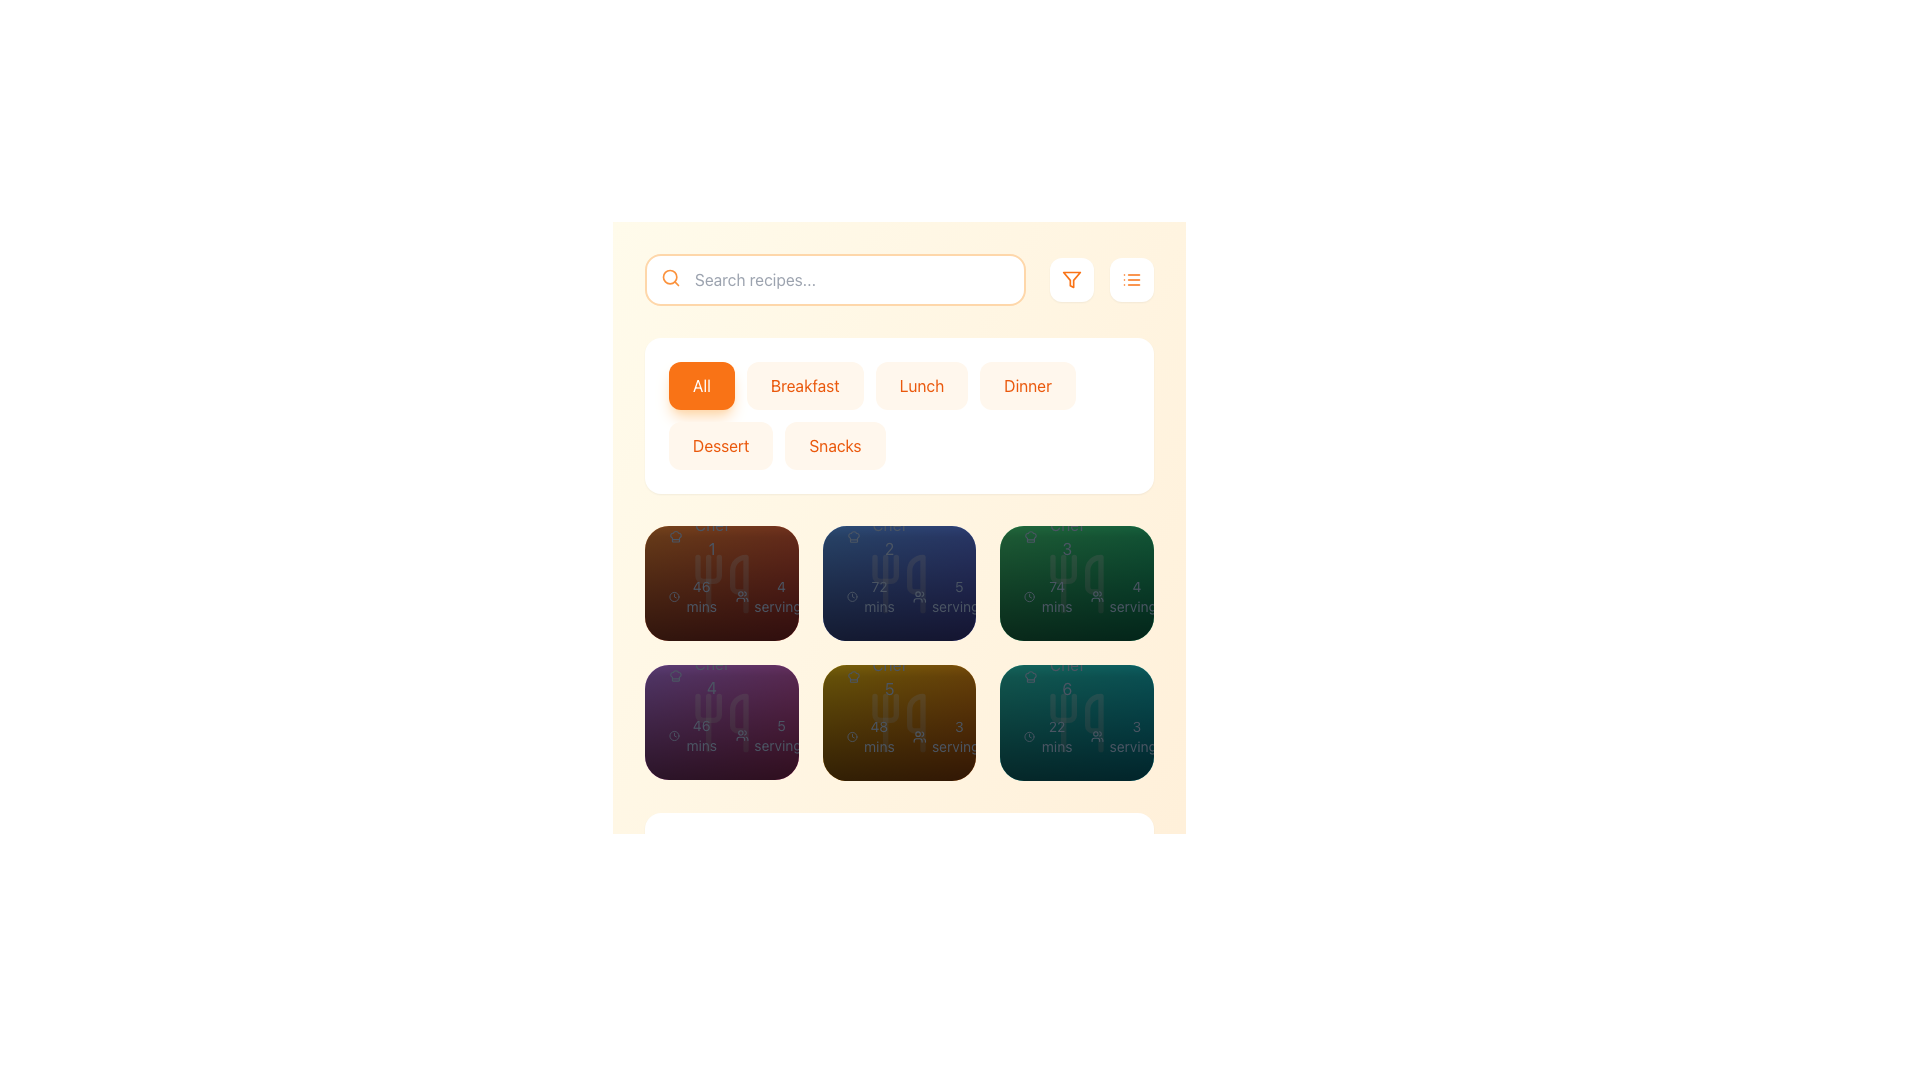 The height and width of the screenshot is (1080, 1920). What do you see at coordinates (720, 722) in the screenshot?
I see `the recipe card located in the second row, first column of the grid layout, which provides details about a recipe including rating, preparation time, servings, and difficulty level` at bounding box center [720, 722].